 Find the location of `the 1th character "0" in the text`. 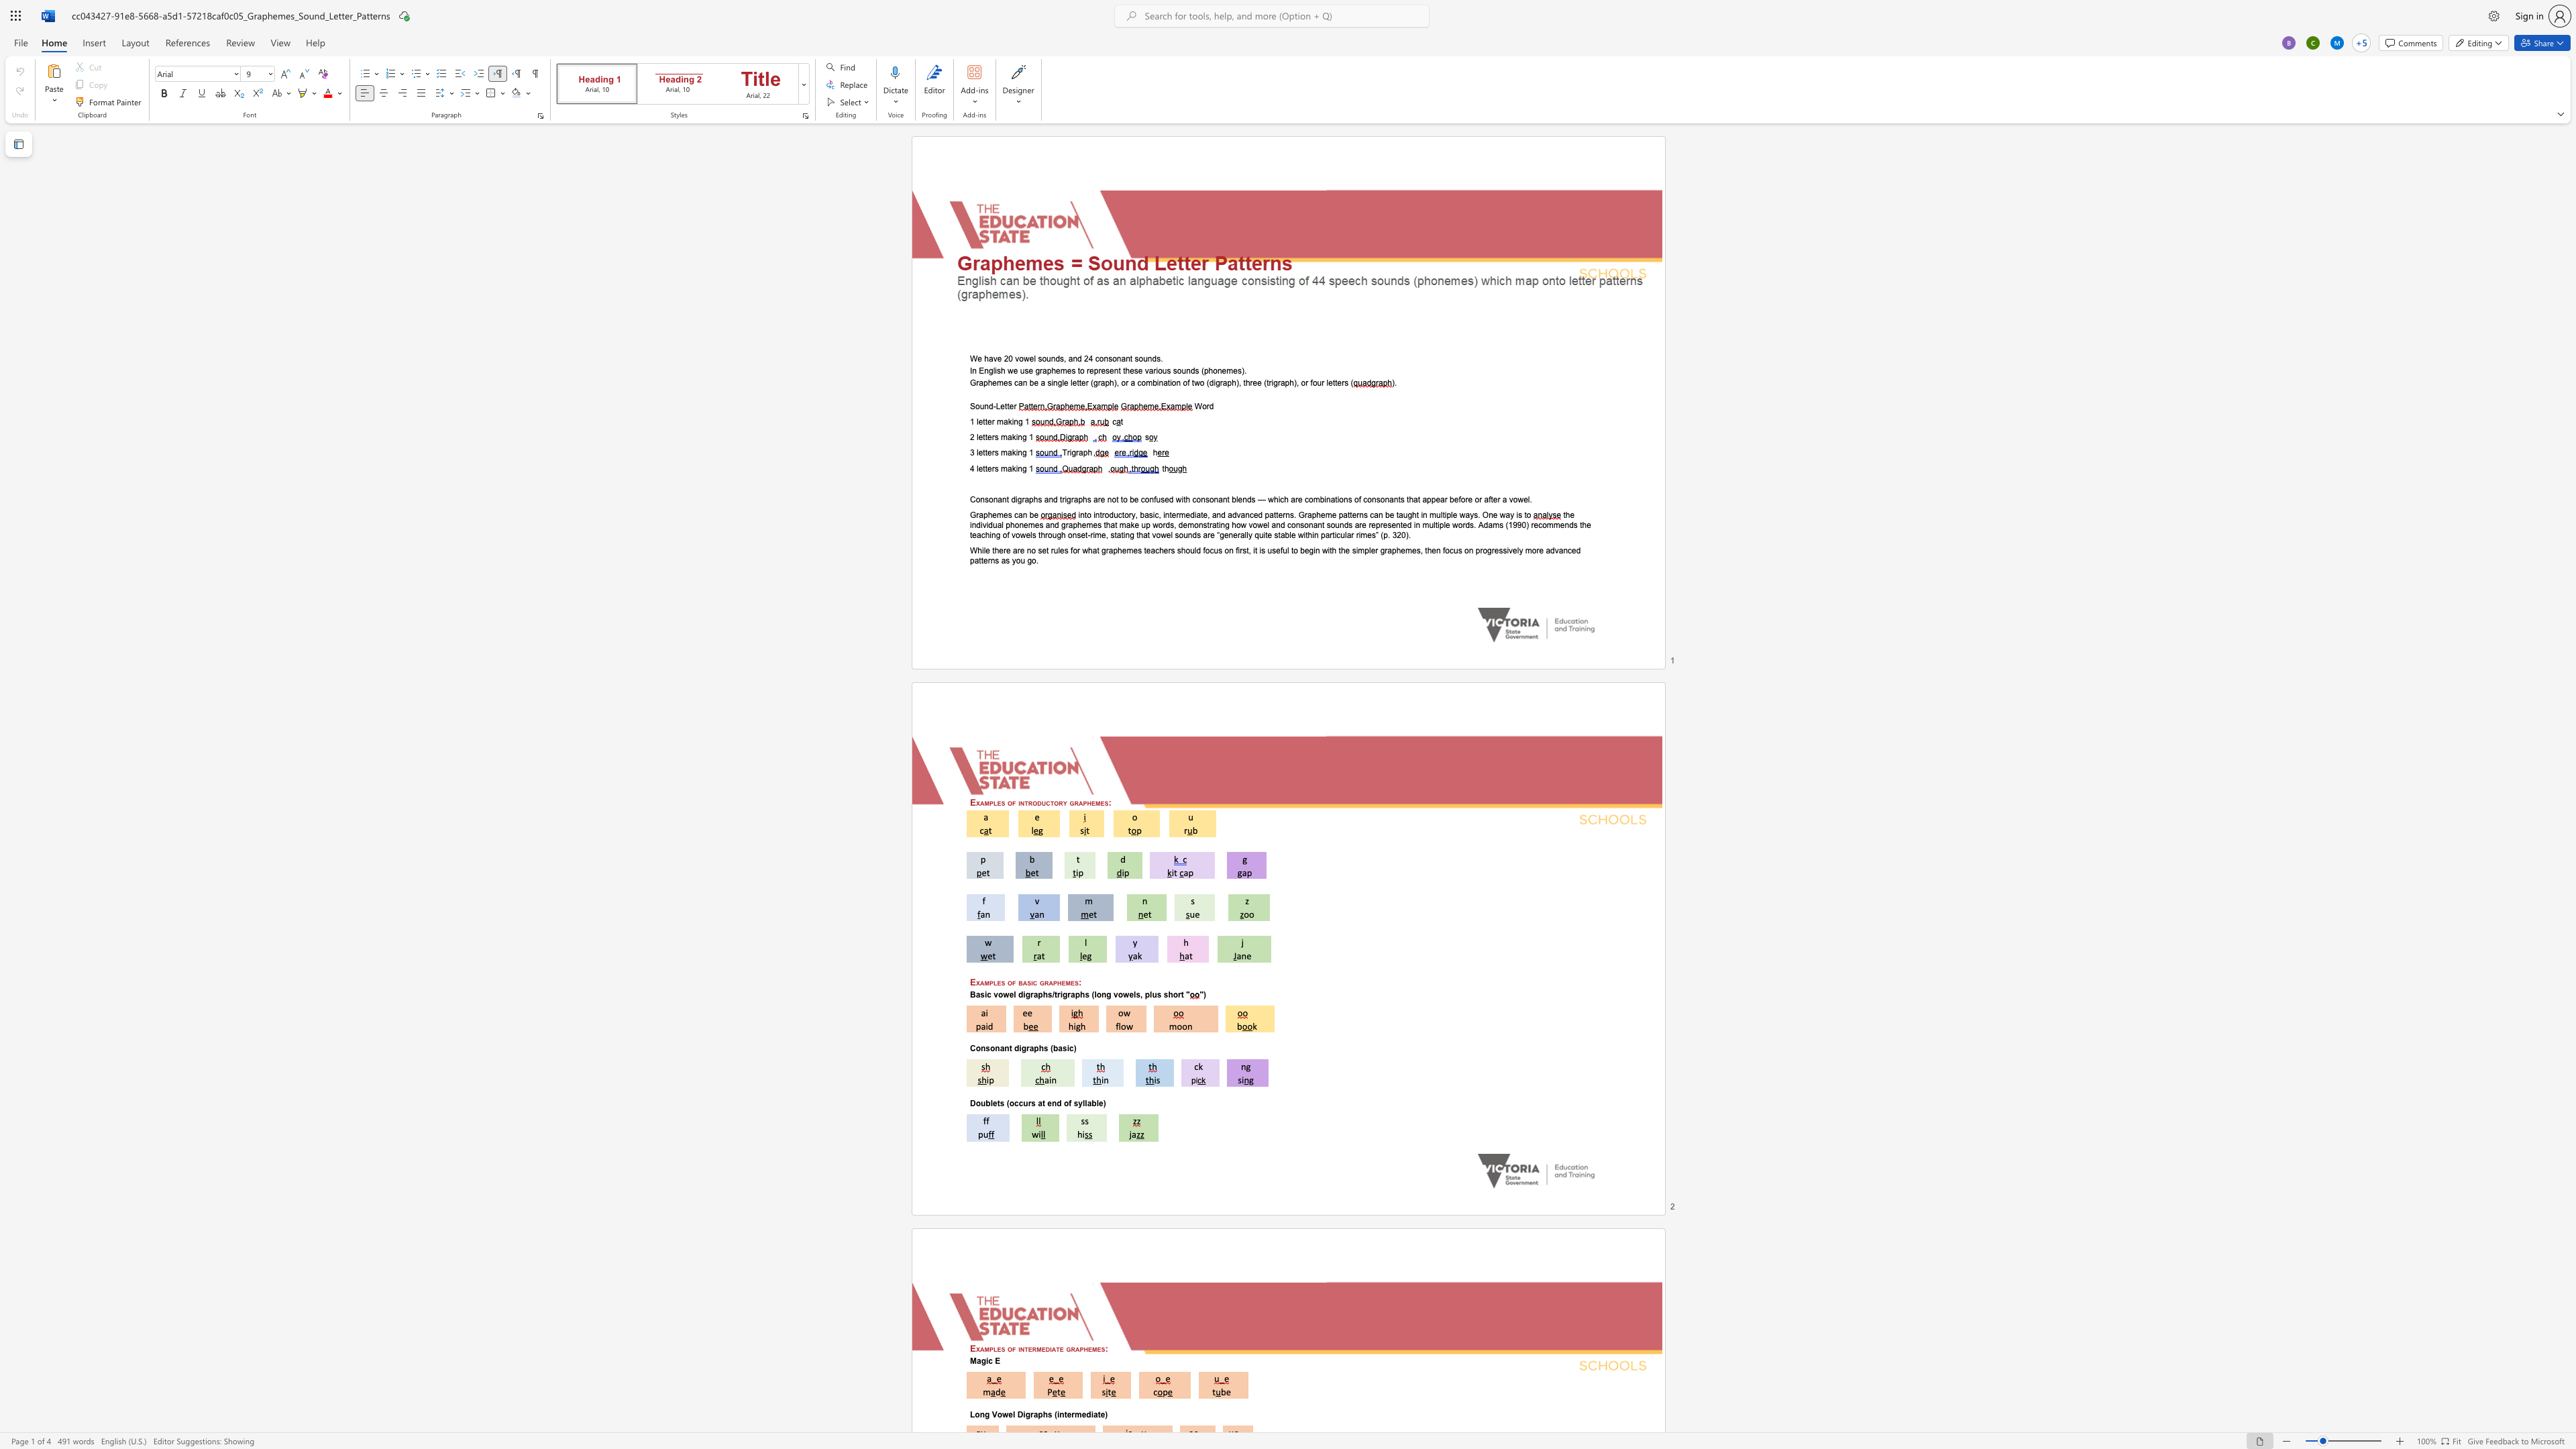

the 1th character "0" in the text is located at coordinates (1010, 358).